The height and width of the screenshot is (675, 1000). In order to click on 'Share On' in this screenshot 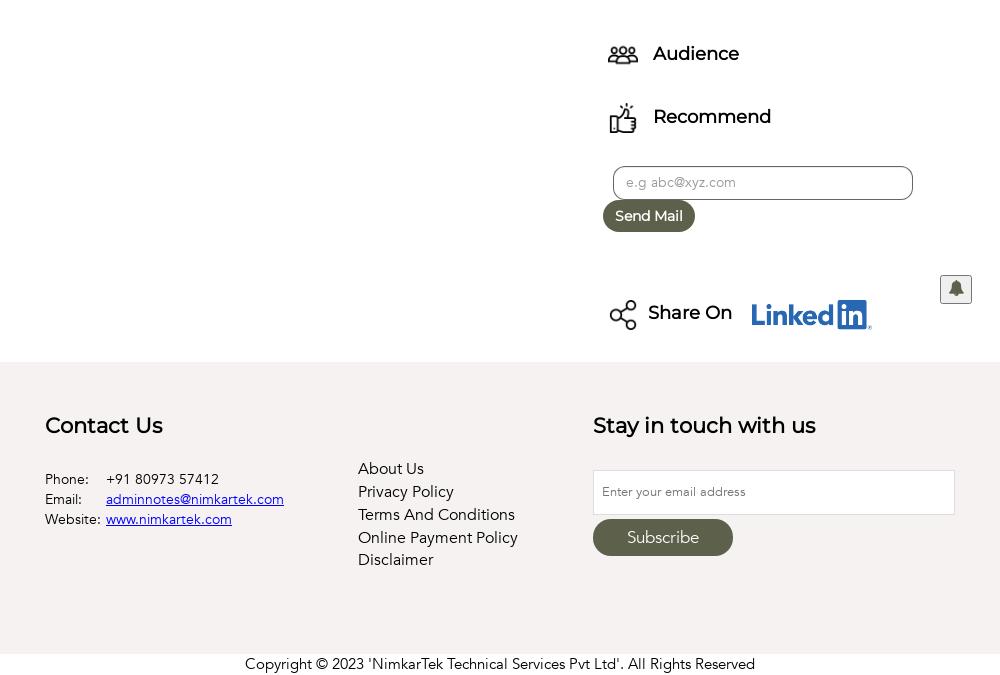, I will do `click(691, 311)`.